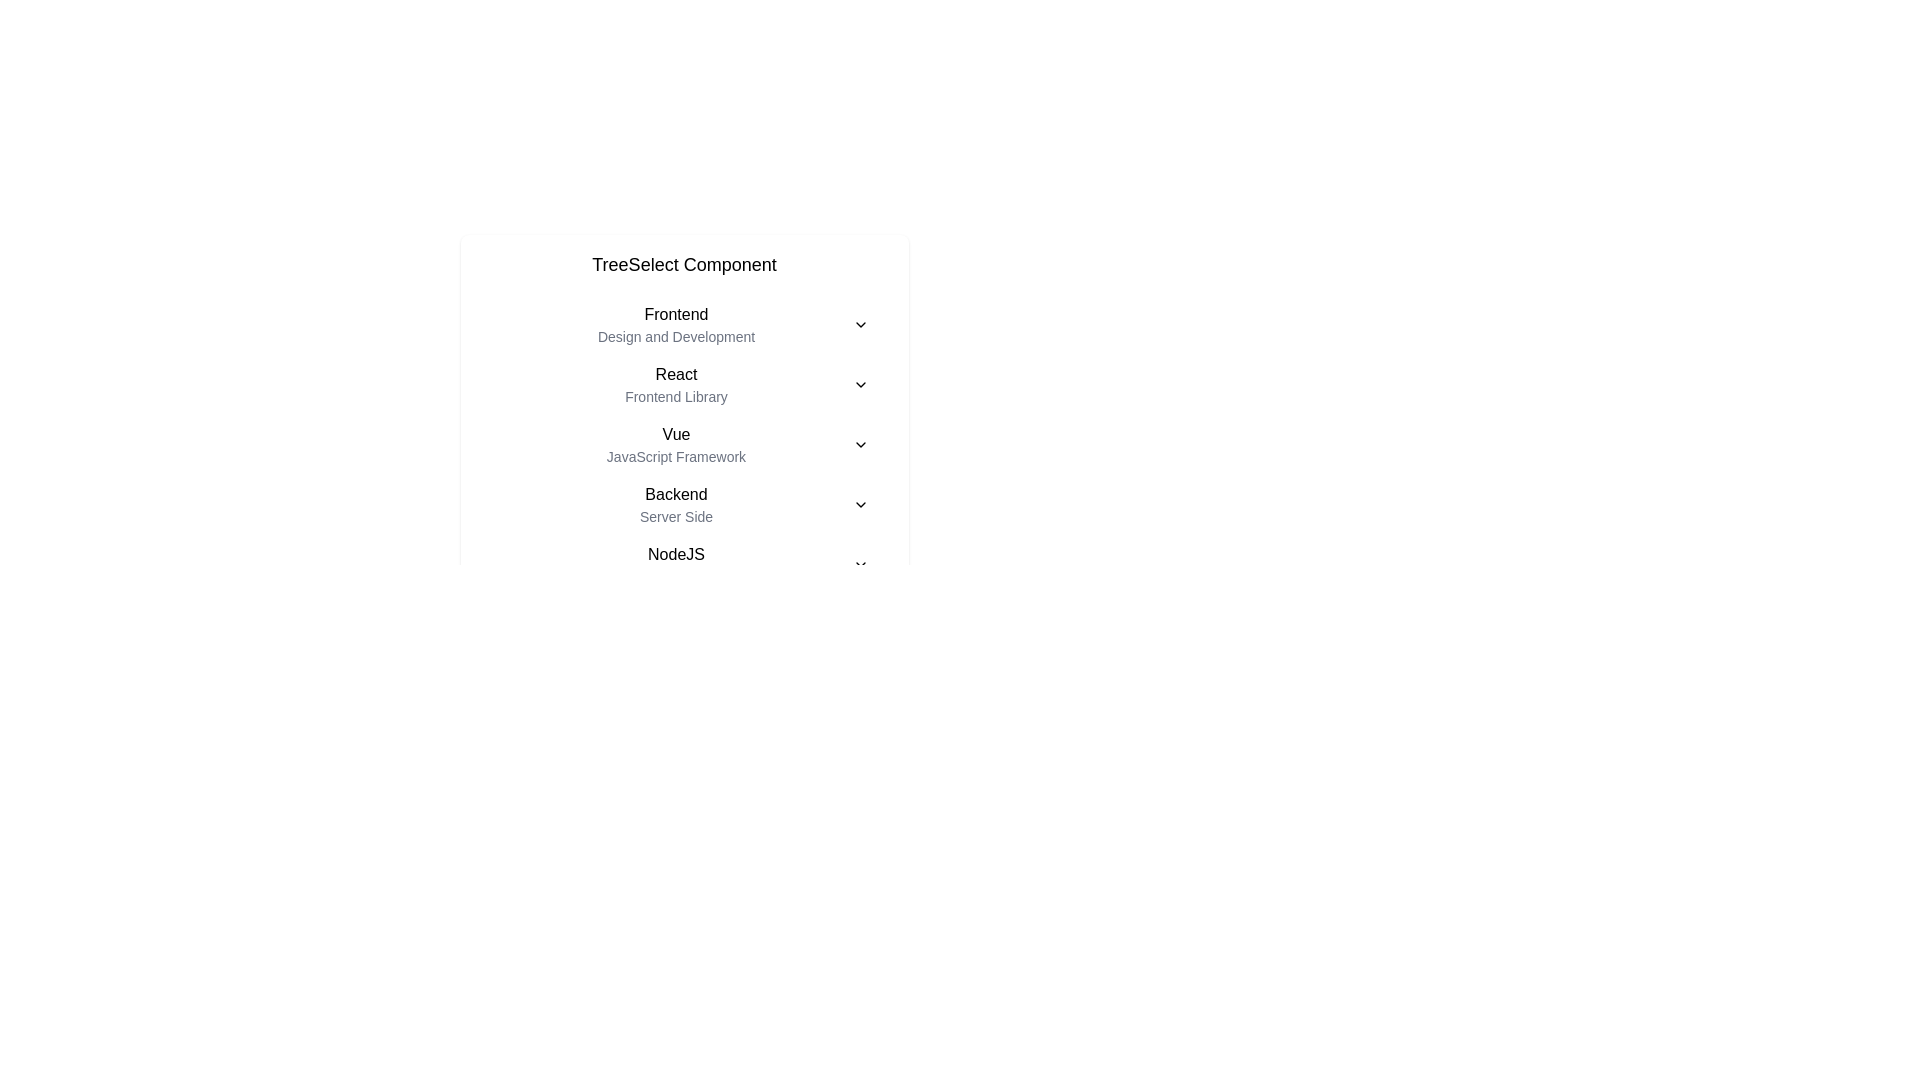 This screenshot has height=1080, width=1920. What do you see at coordinates (860, 504) in the screenshot?
I see `the toggle icon located at the far-right edge of the 'Backend' section in the tree selection component interface` at bounding box center [860, 504].